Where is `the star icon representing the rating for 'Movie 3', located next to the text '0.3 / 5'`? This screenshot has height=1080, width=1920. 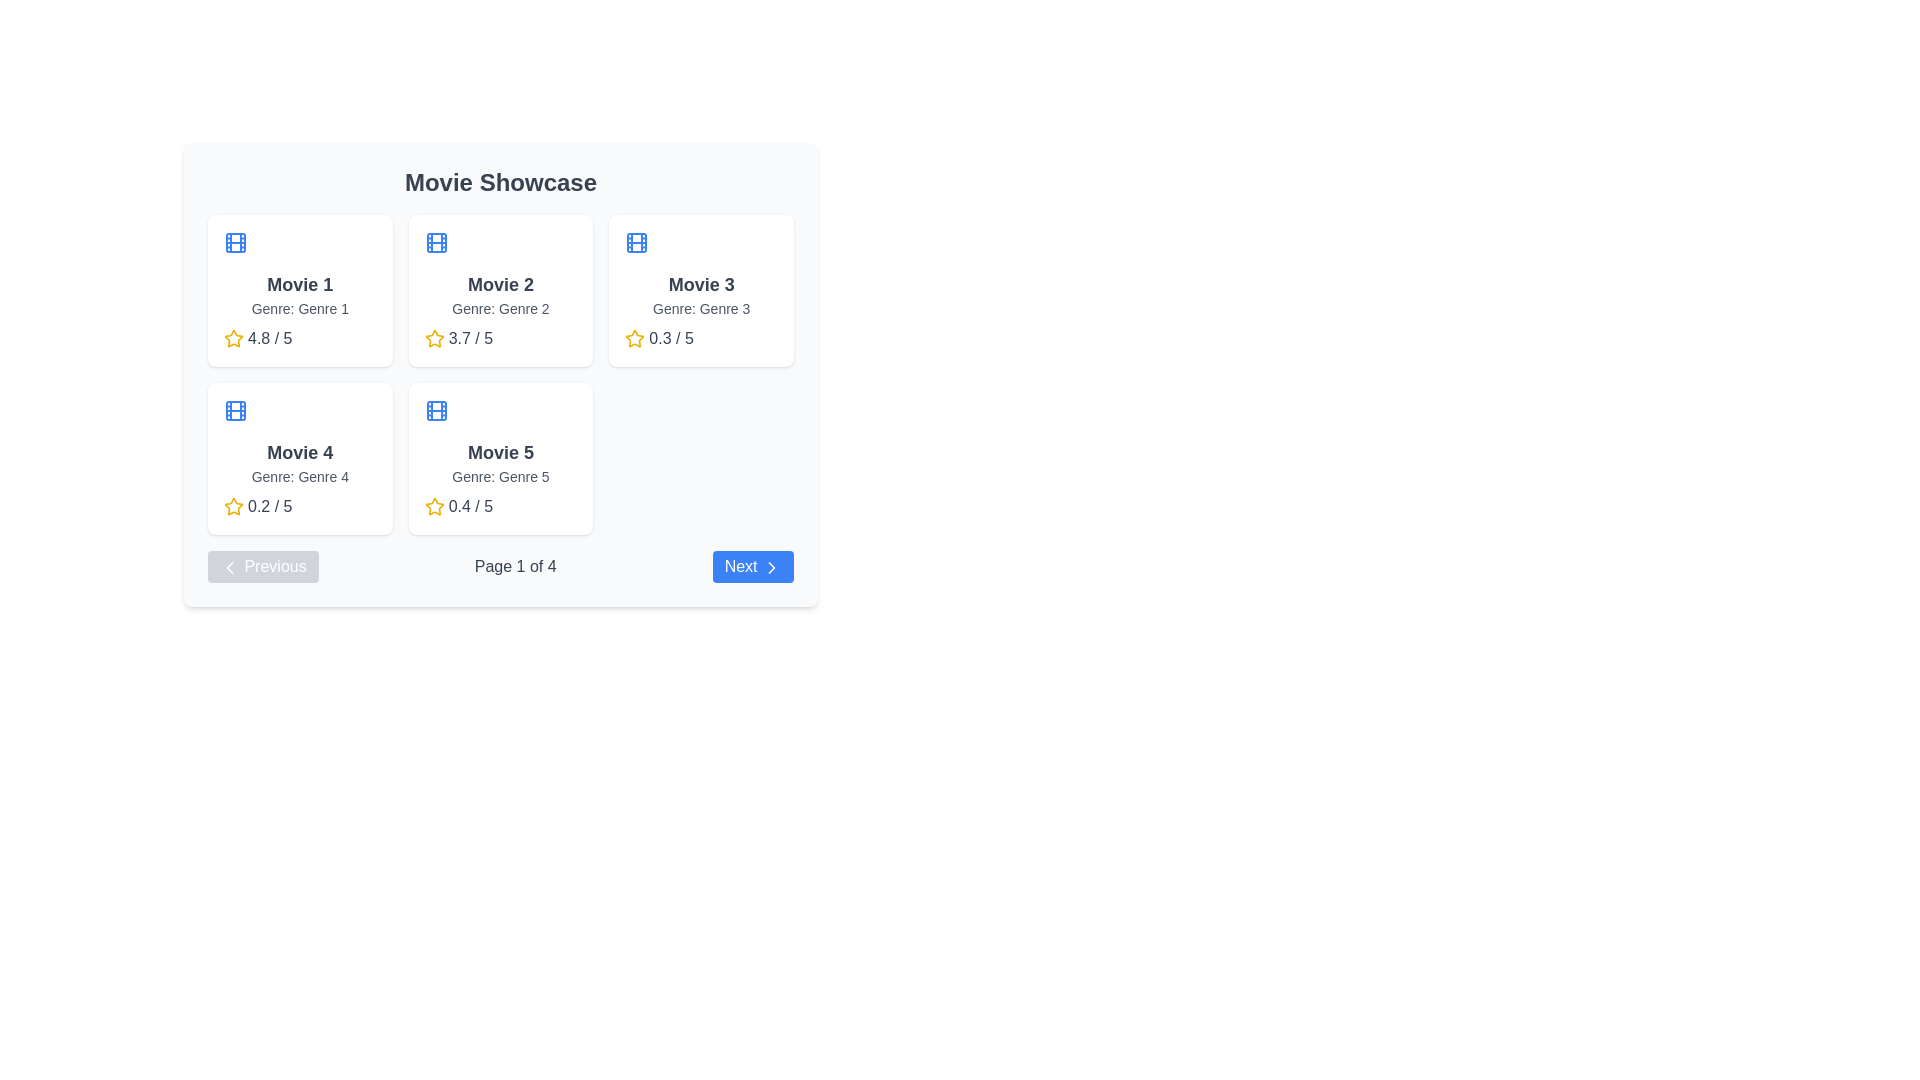
the star icon representing the rating for 'Movie 3', located next to the text '0.3 / 5' is located at coordinates (634, 337).